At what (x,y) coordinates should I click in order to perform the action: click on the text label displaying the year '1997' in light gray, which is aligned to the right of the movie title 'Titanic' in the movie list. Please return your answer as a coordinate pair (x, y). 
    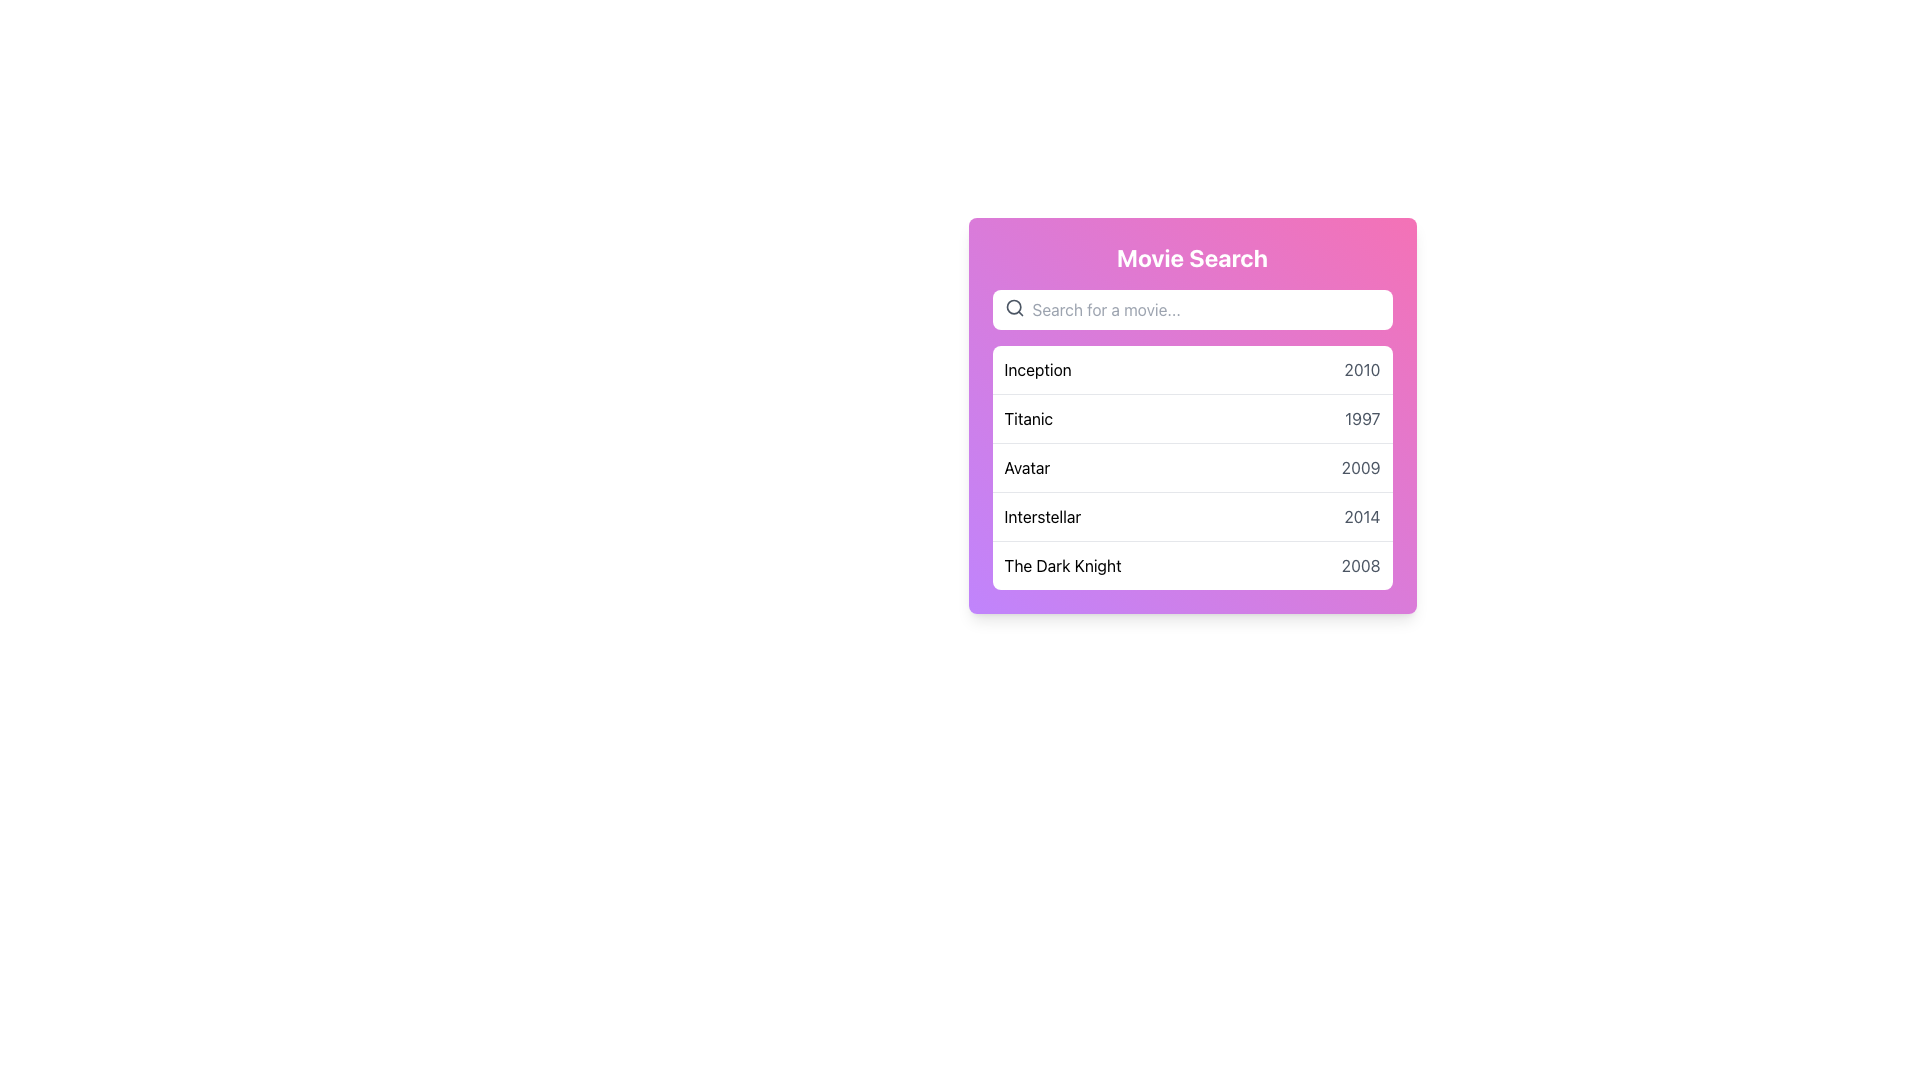
    Looking at the image, I should click on (1361, 418).